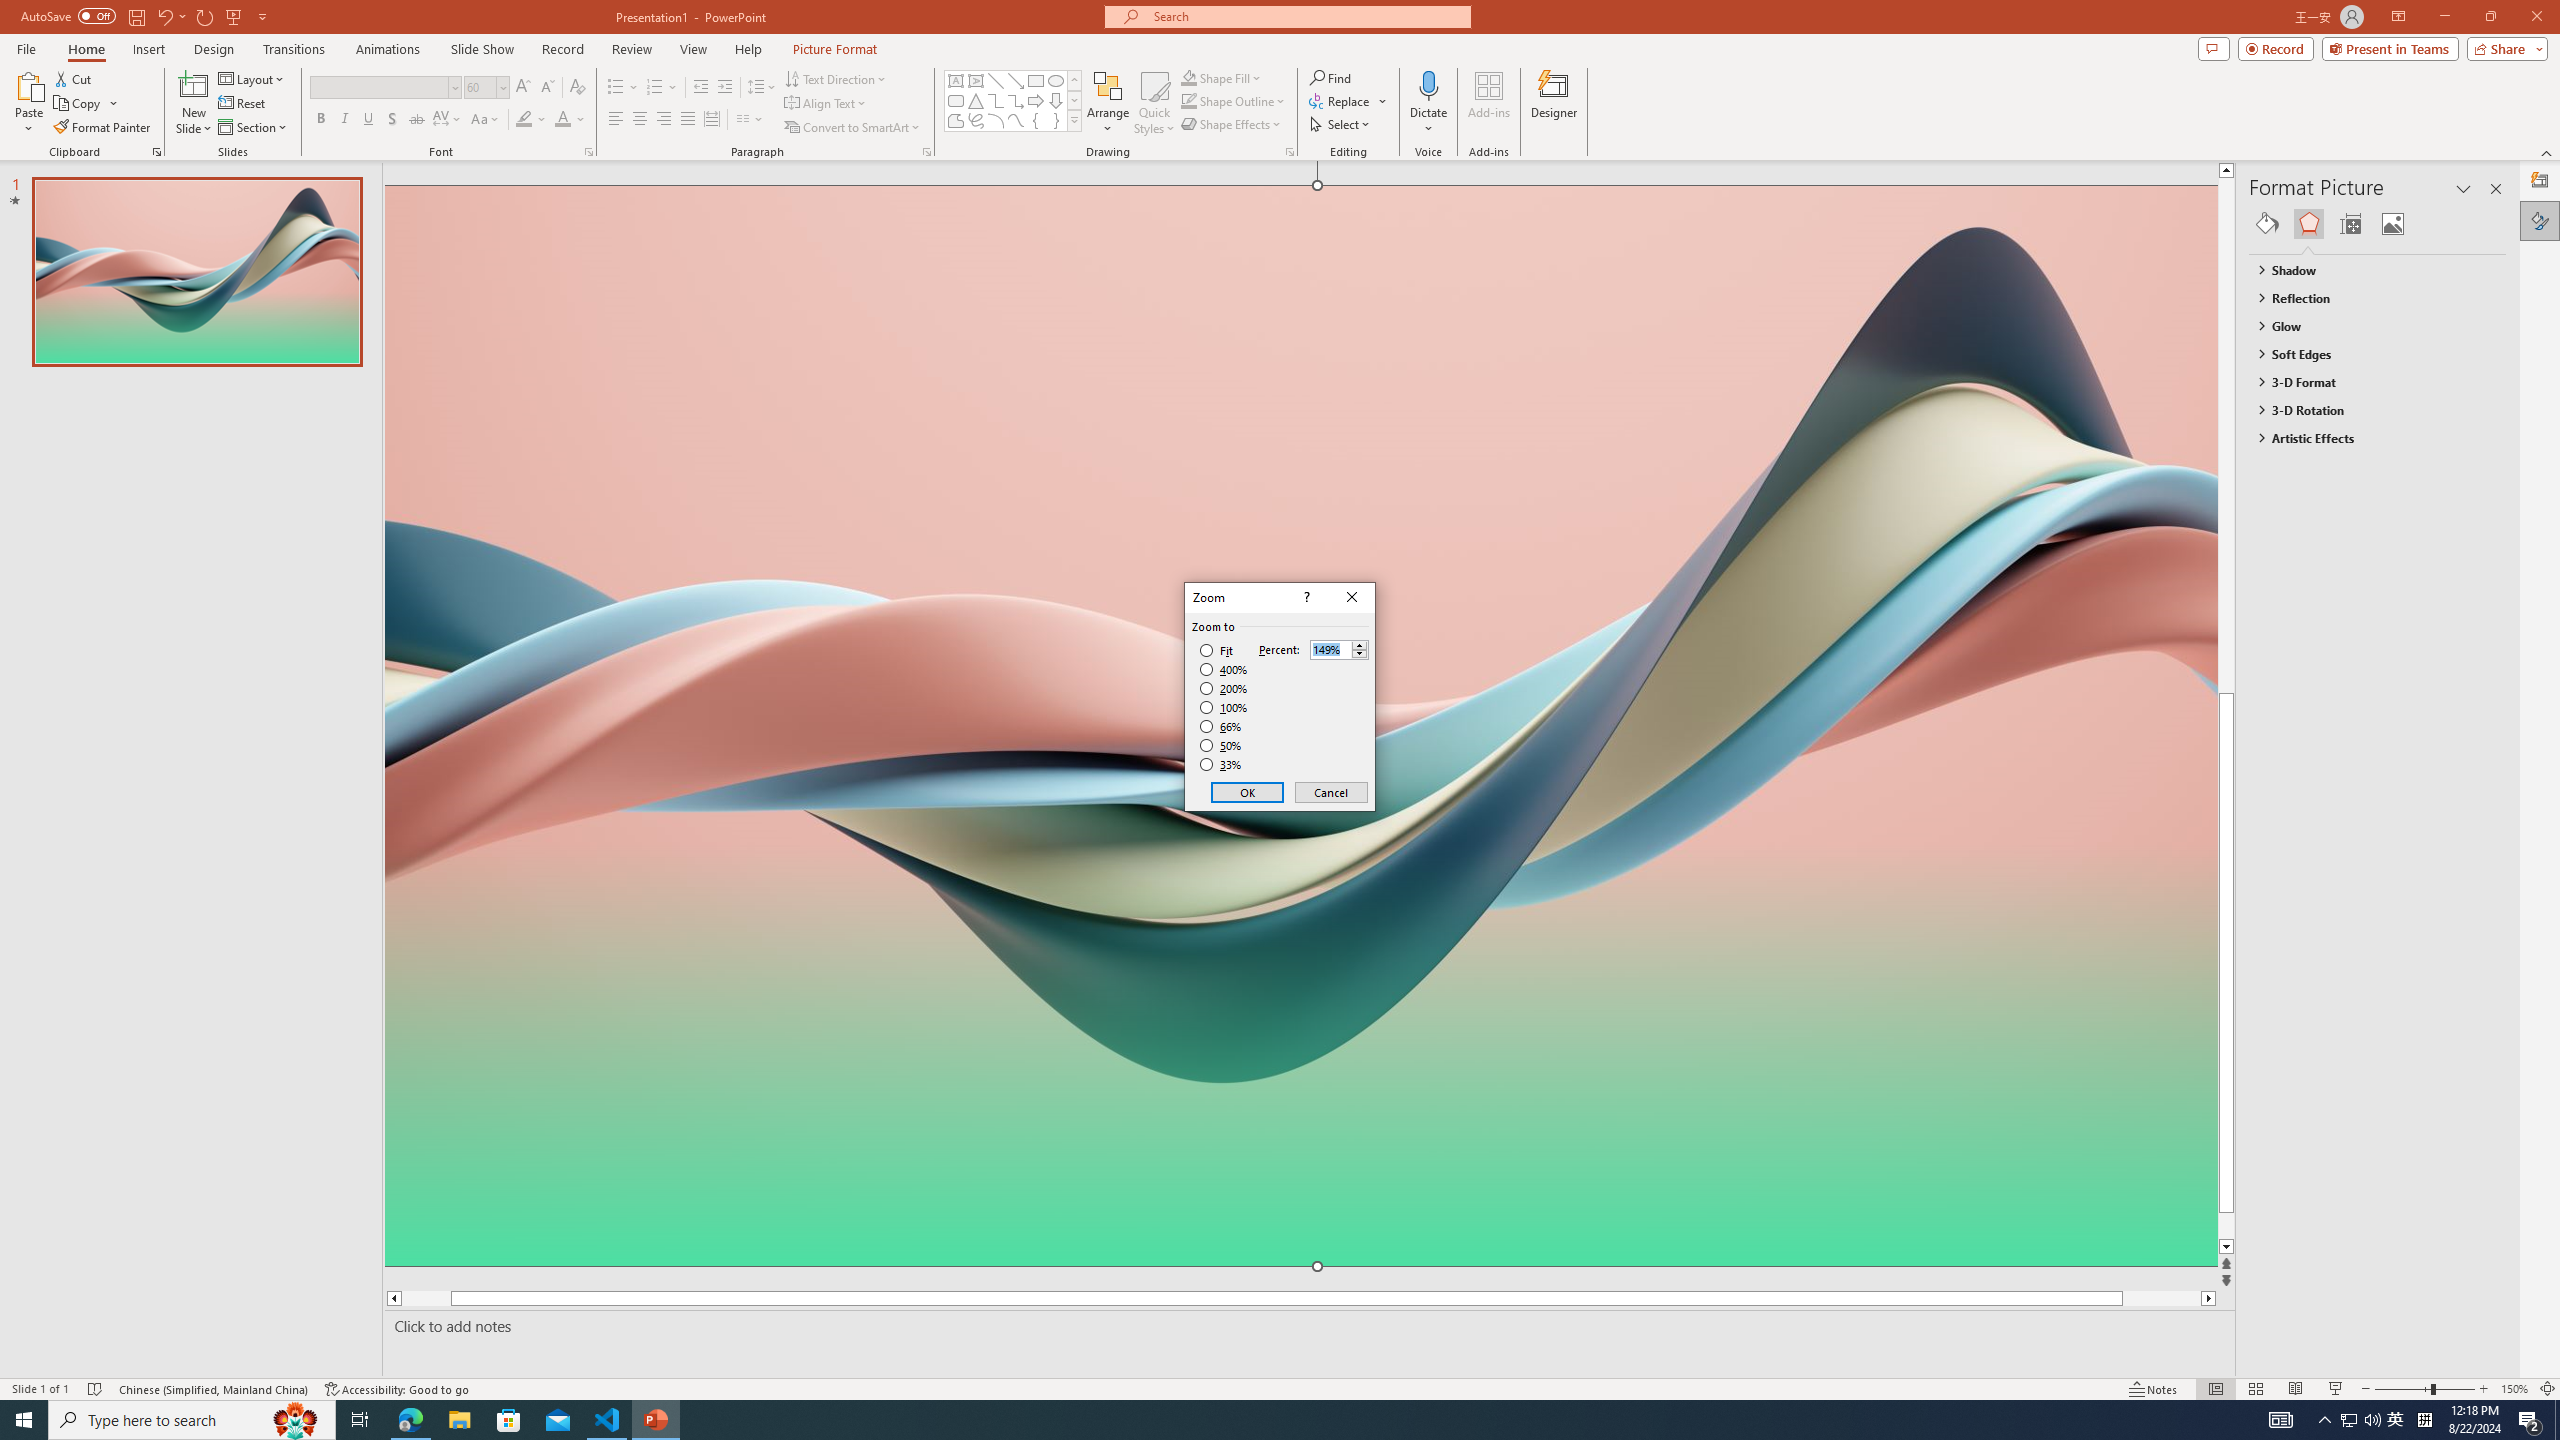 This screenshot has height=1440, width=2560. I want to click on 'Freeform: Scribble', so click(974, 119).